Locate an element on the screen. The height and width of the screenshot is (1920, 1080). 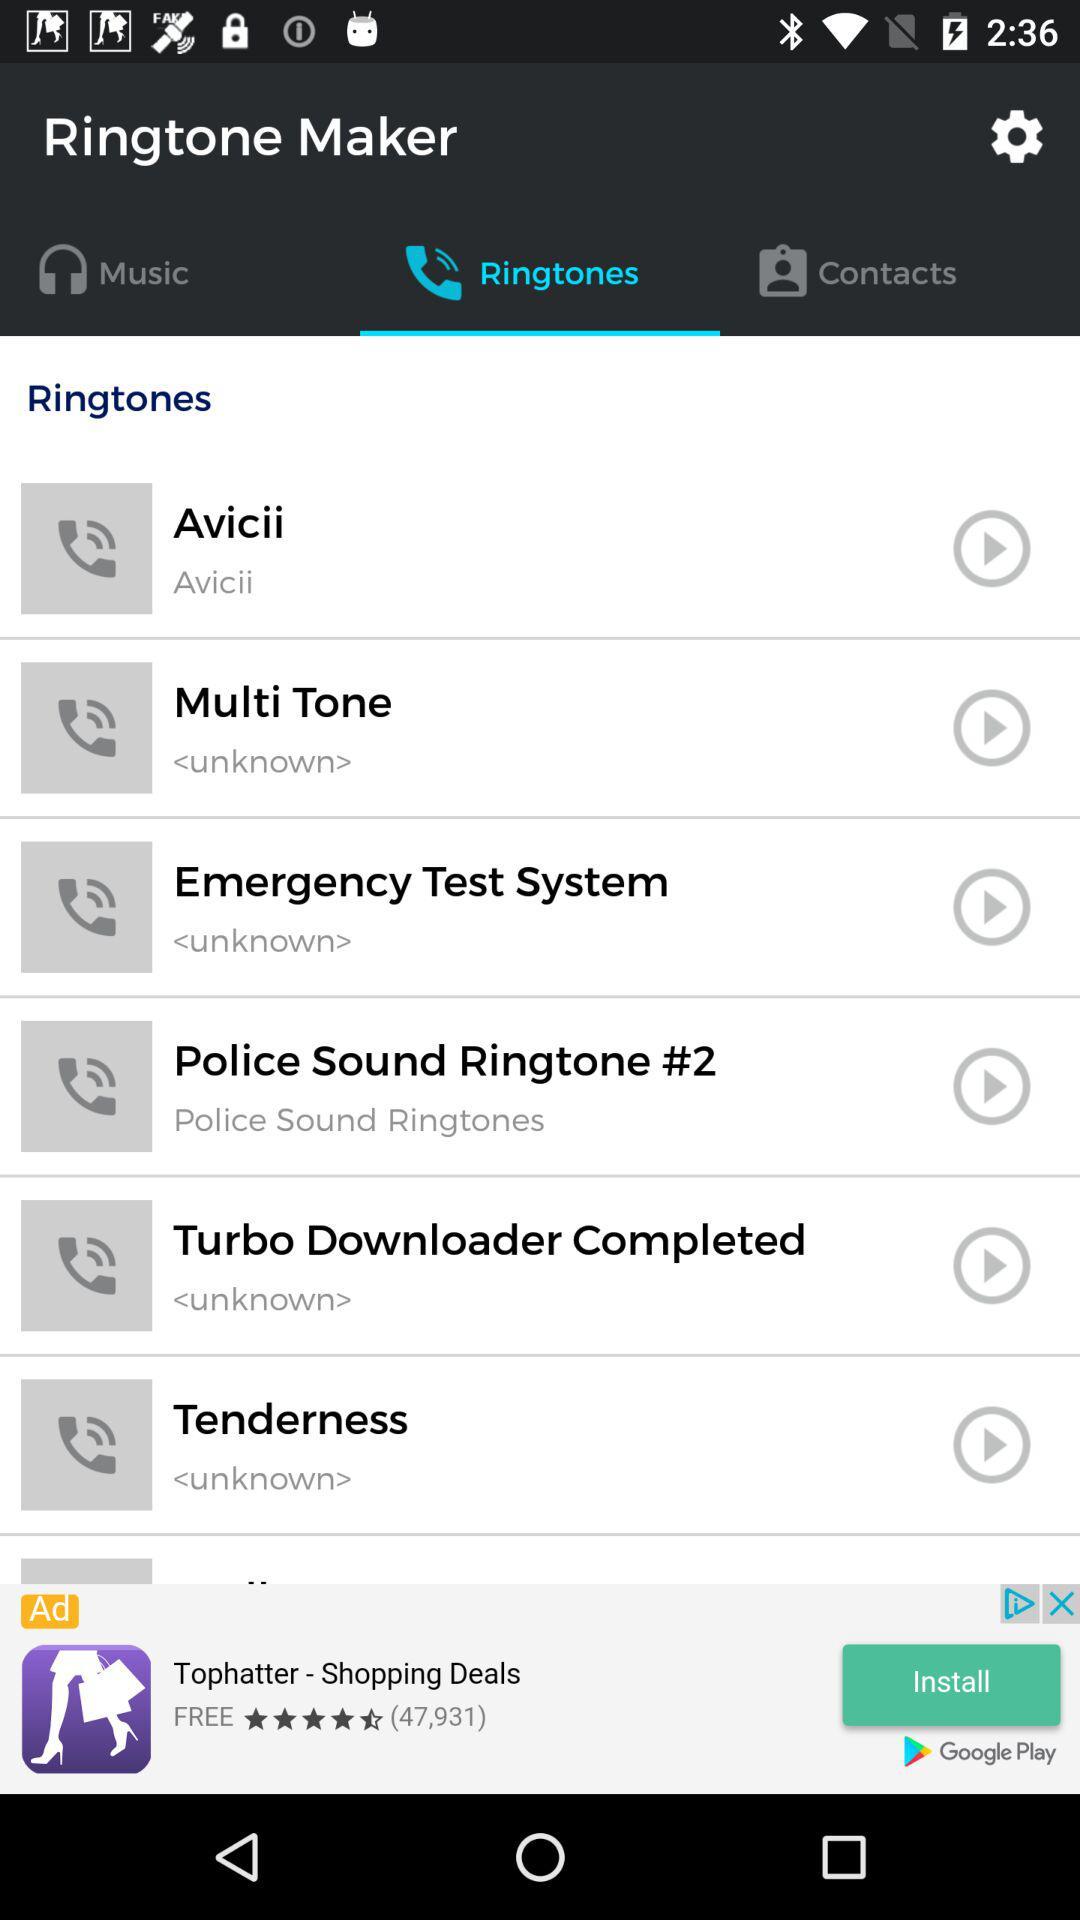
page is located at coordinates (991, 1444).